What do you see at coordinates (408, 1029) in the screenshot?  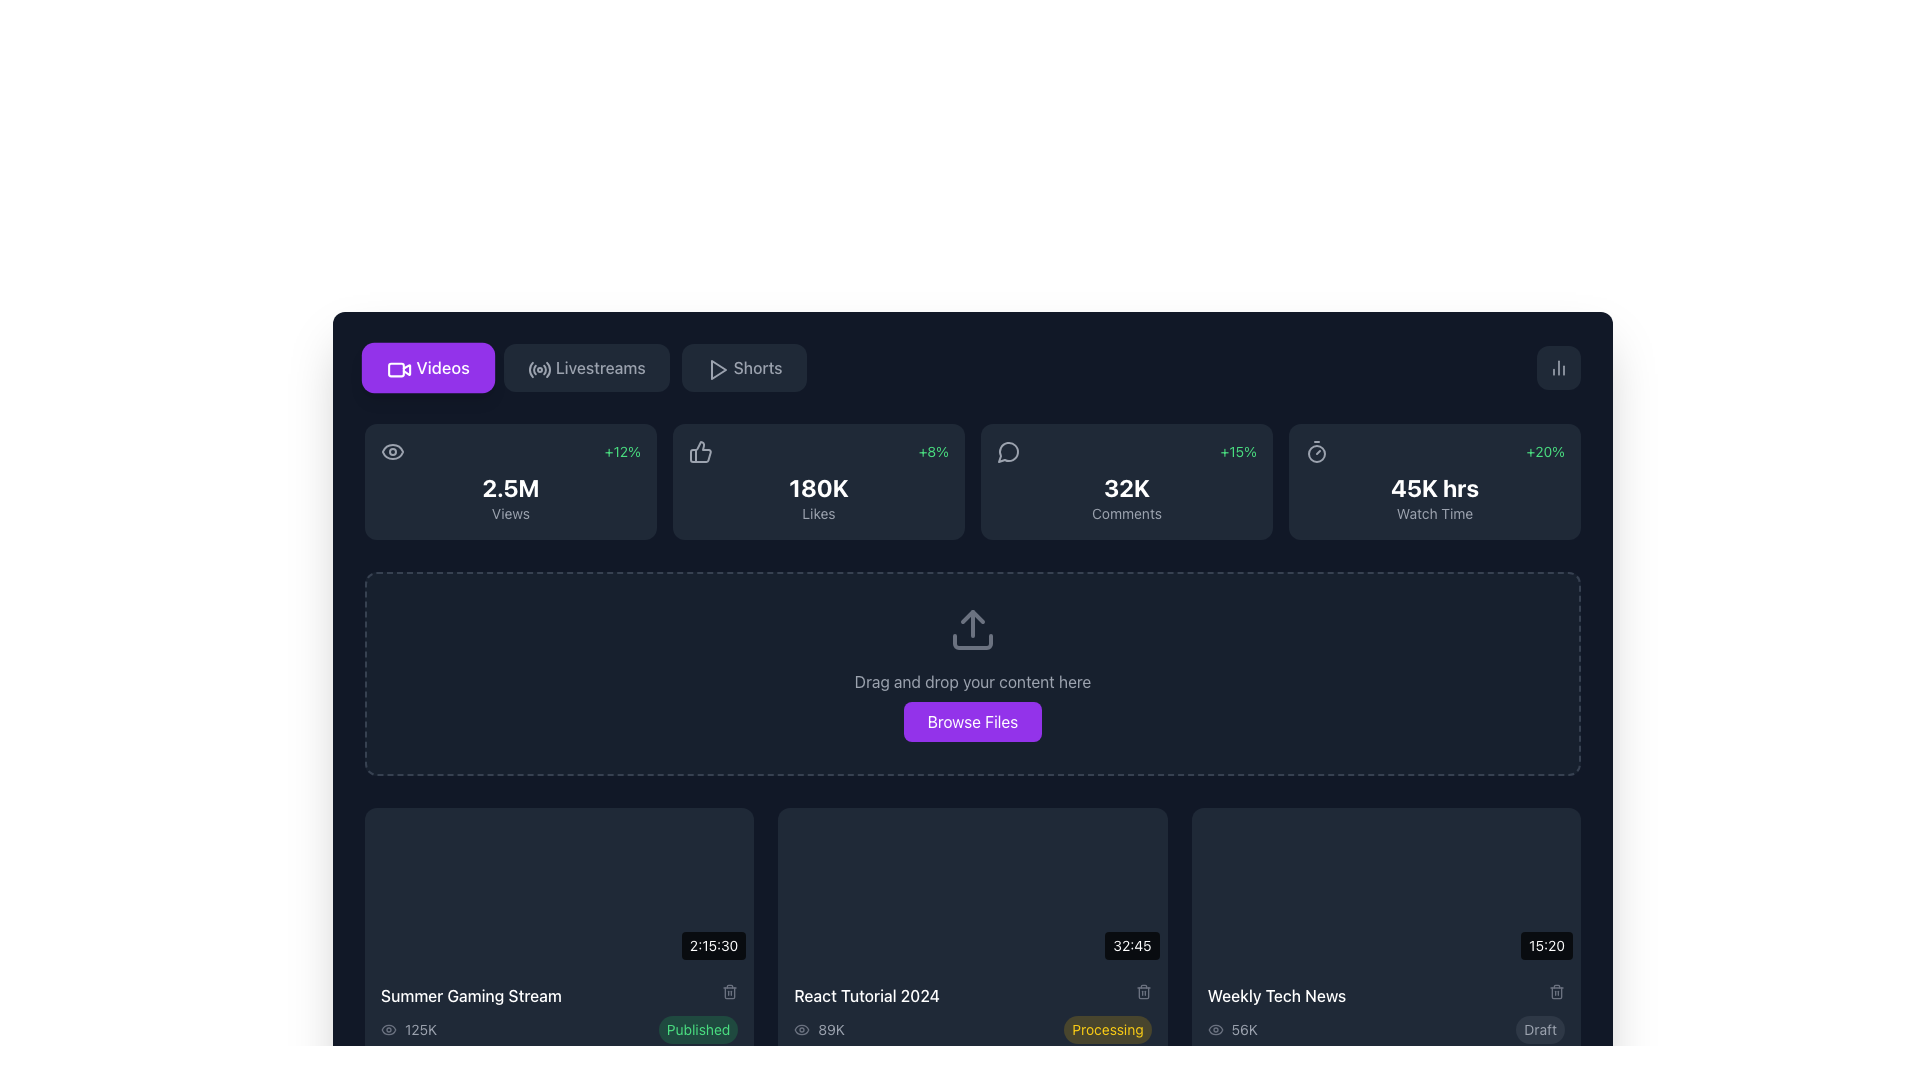 I see `the text label displaying '125K', which is located next to an eye icon and below the title 'Summer Gaming Stream'` at bounding box center [408, 1029].